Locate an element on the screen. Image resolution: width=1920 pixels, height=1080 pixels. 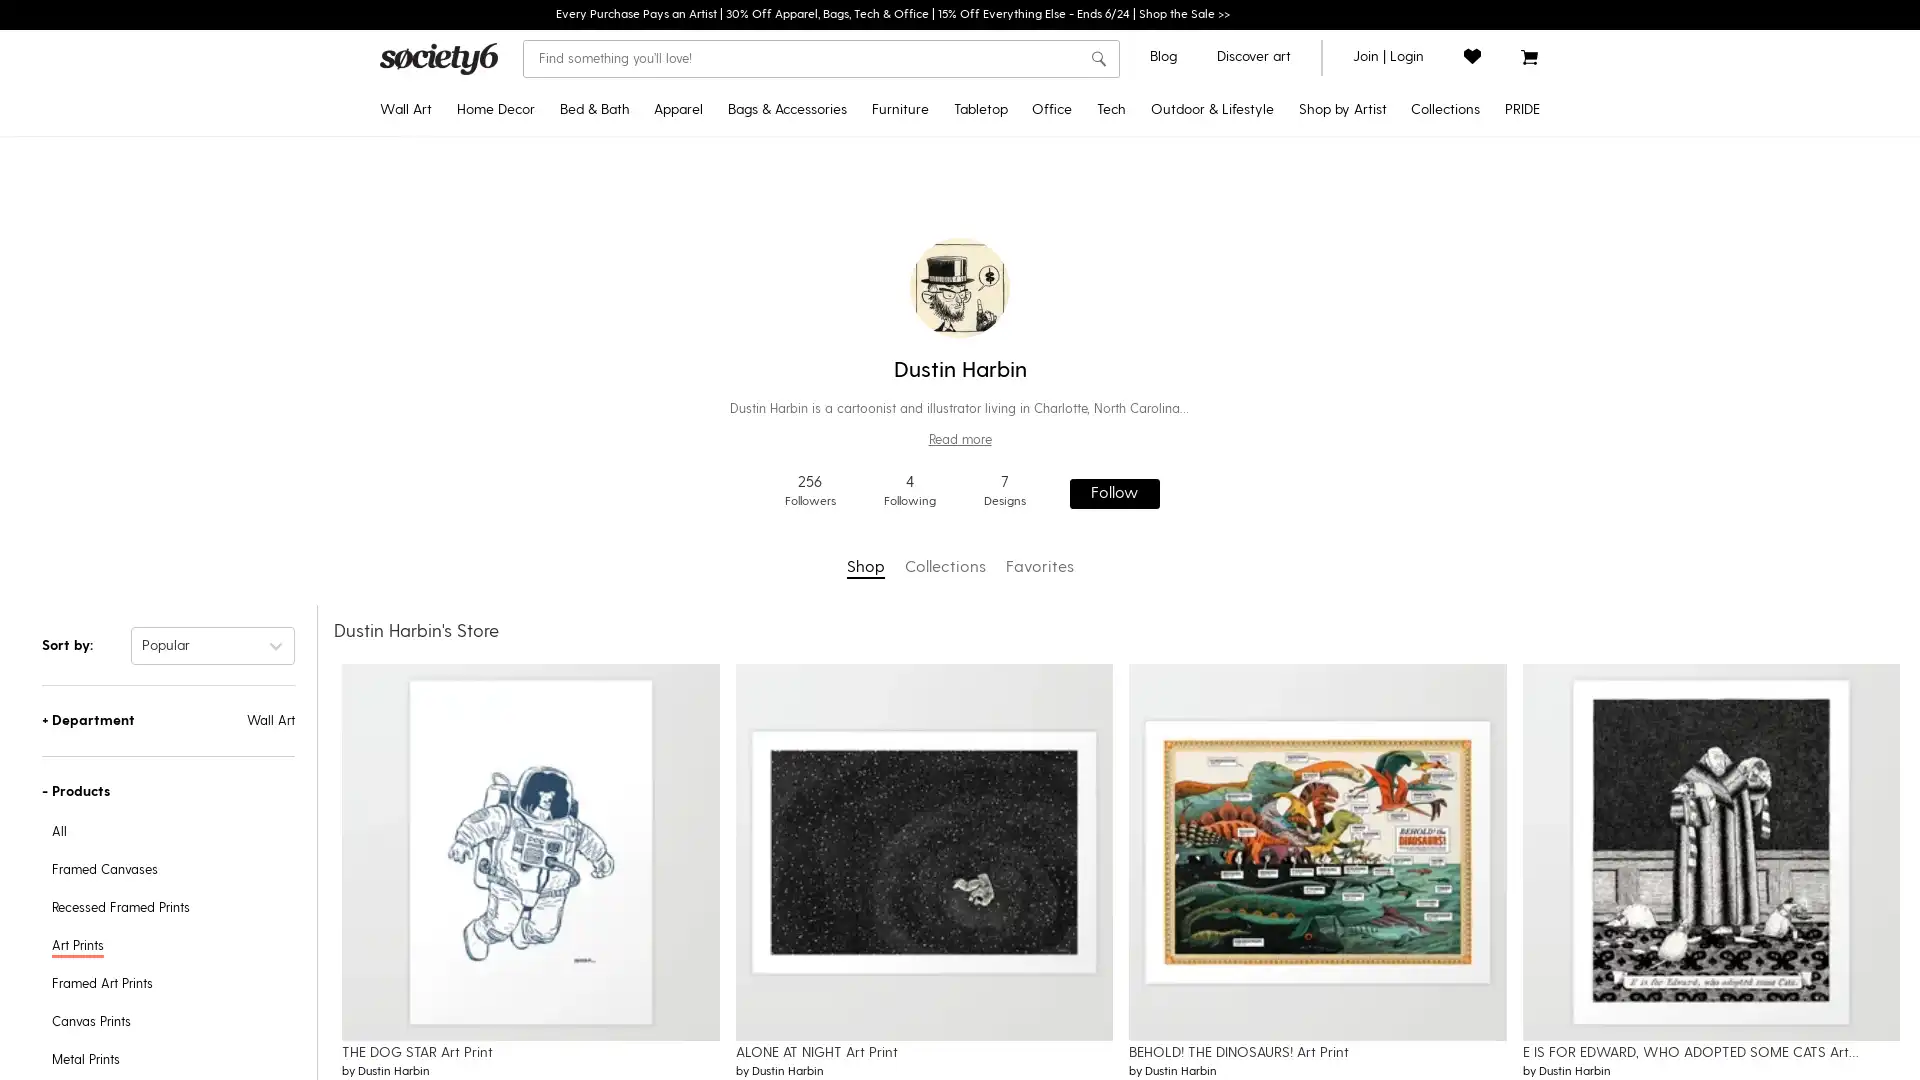
iPad Folio Cases is located at coordinates (1182, 353).